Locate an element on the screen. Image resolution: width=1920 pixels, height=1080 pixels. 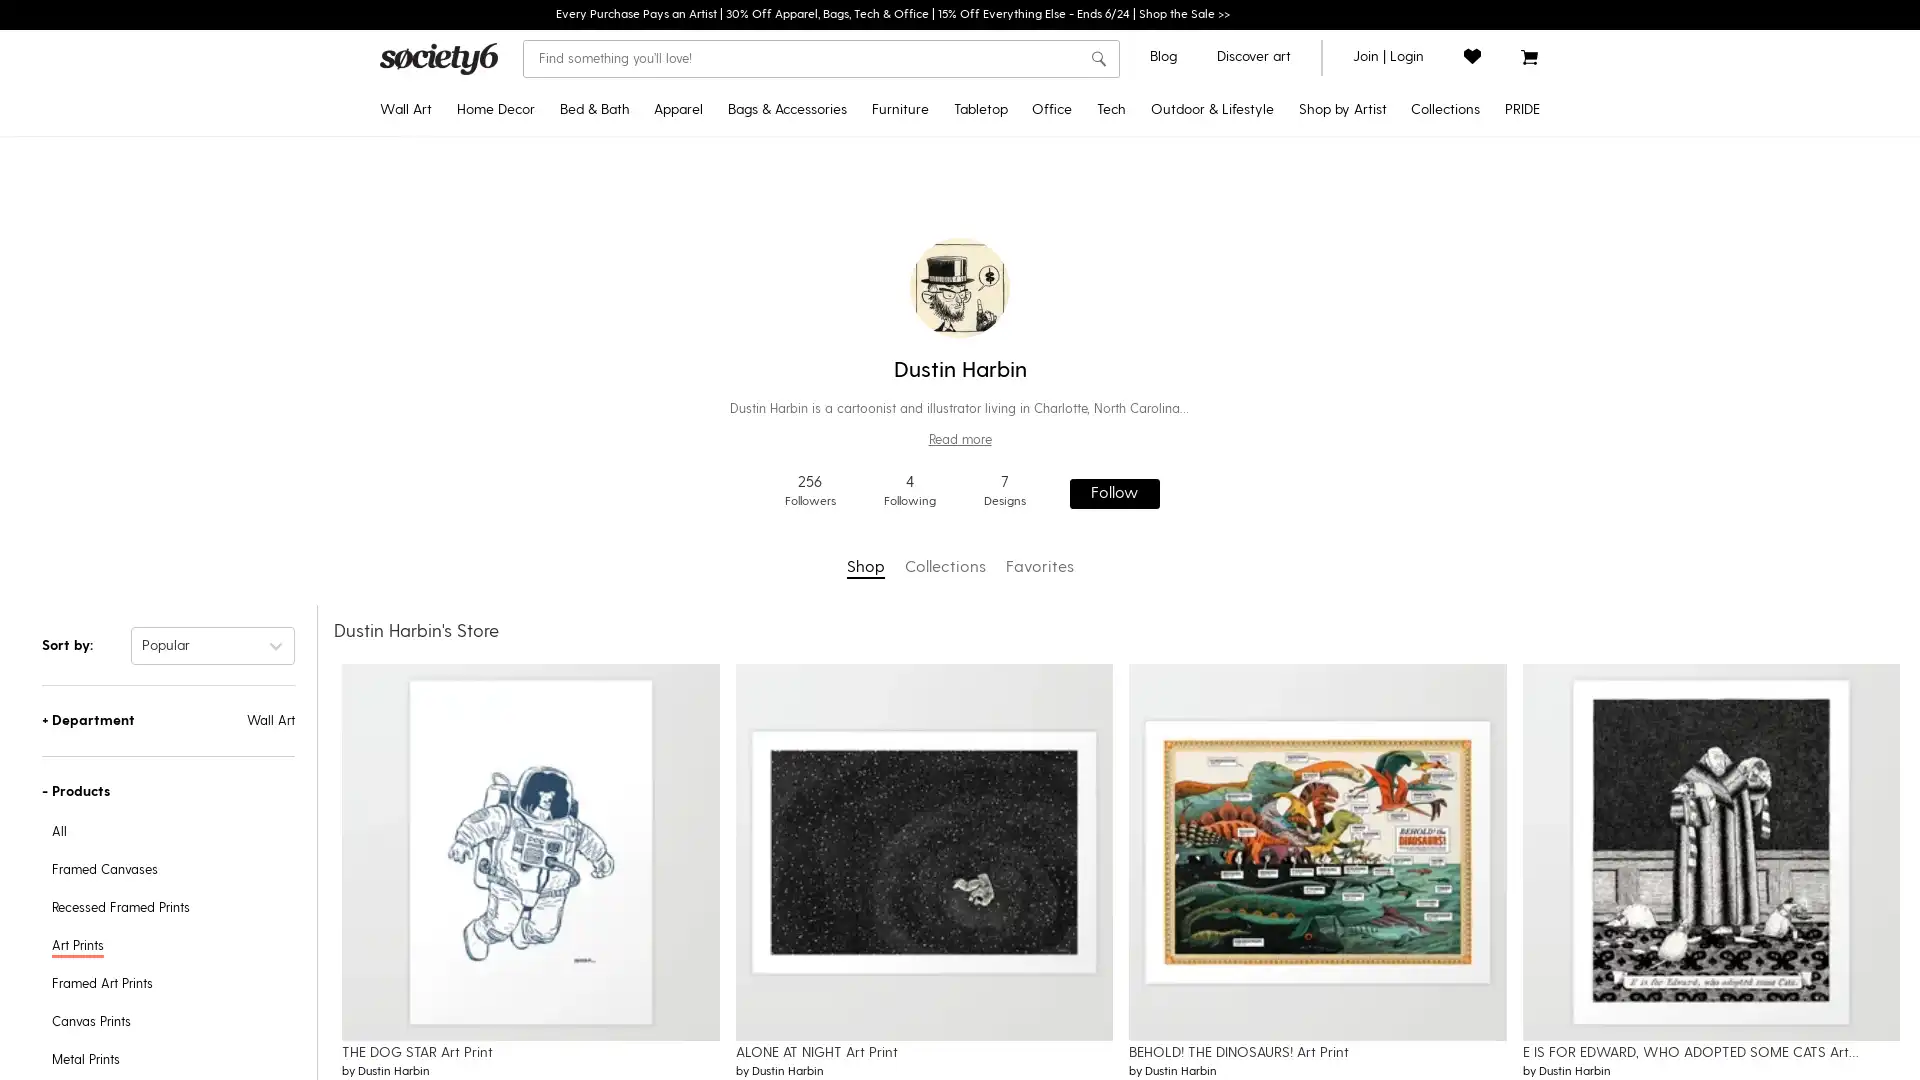
iPad Folio Cases is located at coordinates (1182, 353).